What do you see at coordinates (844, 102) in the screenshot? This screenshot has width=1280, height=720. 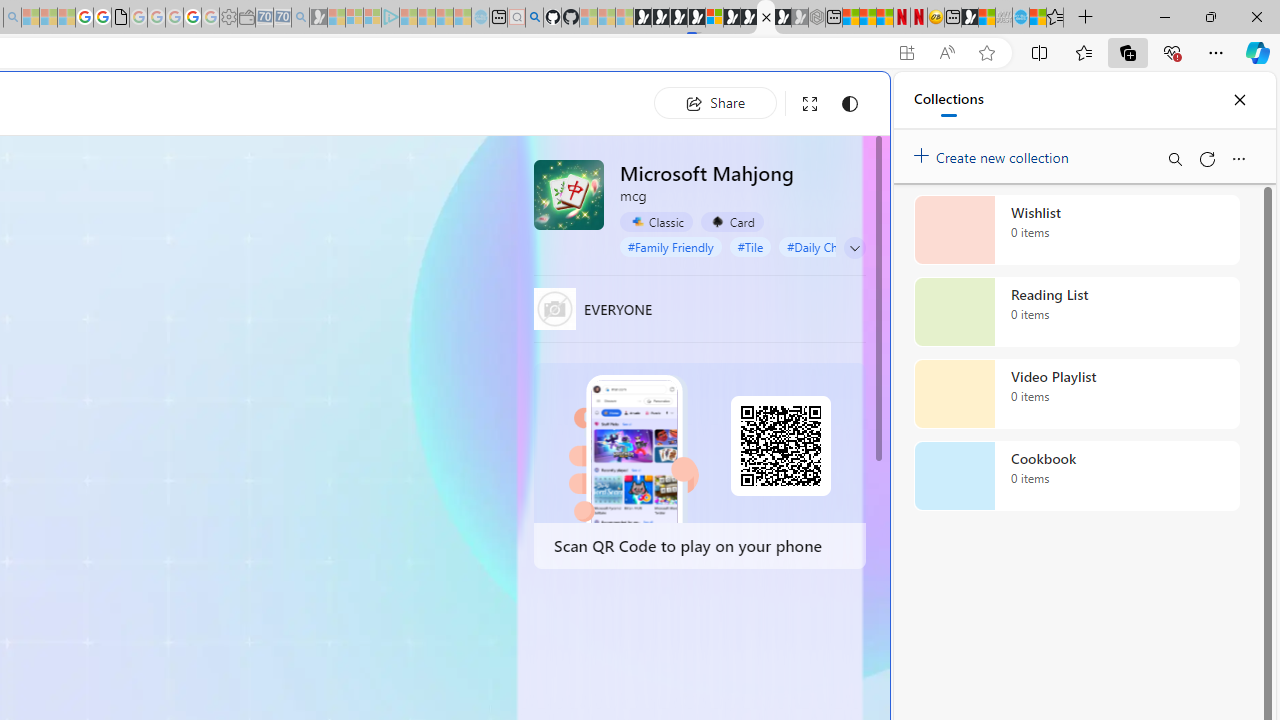 I see `'Close split screen'` at bounding box center [844, 102].